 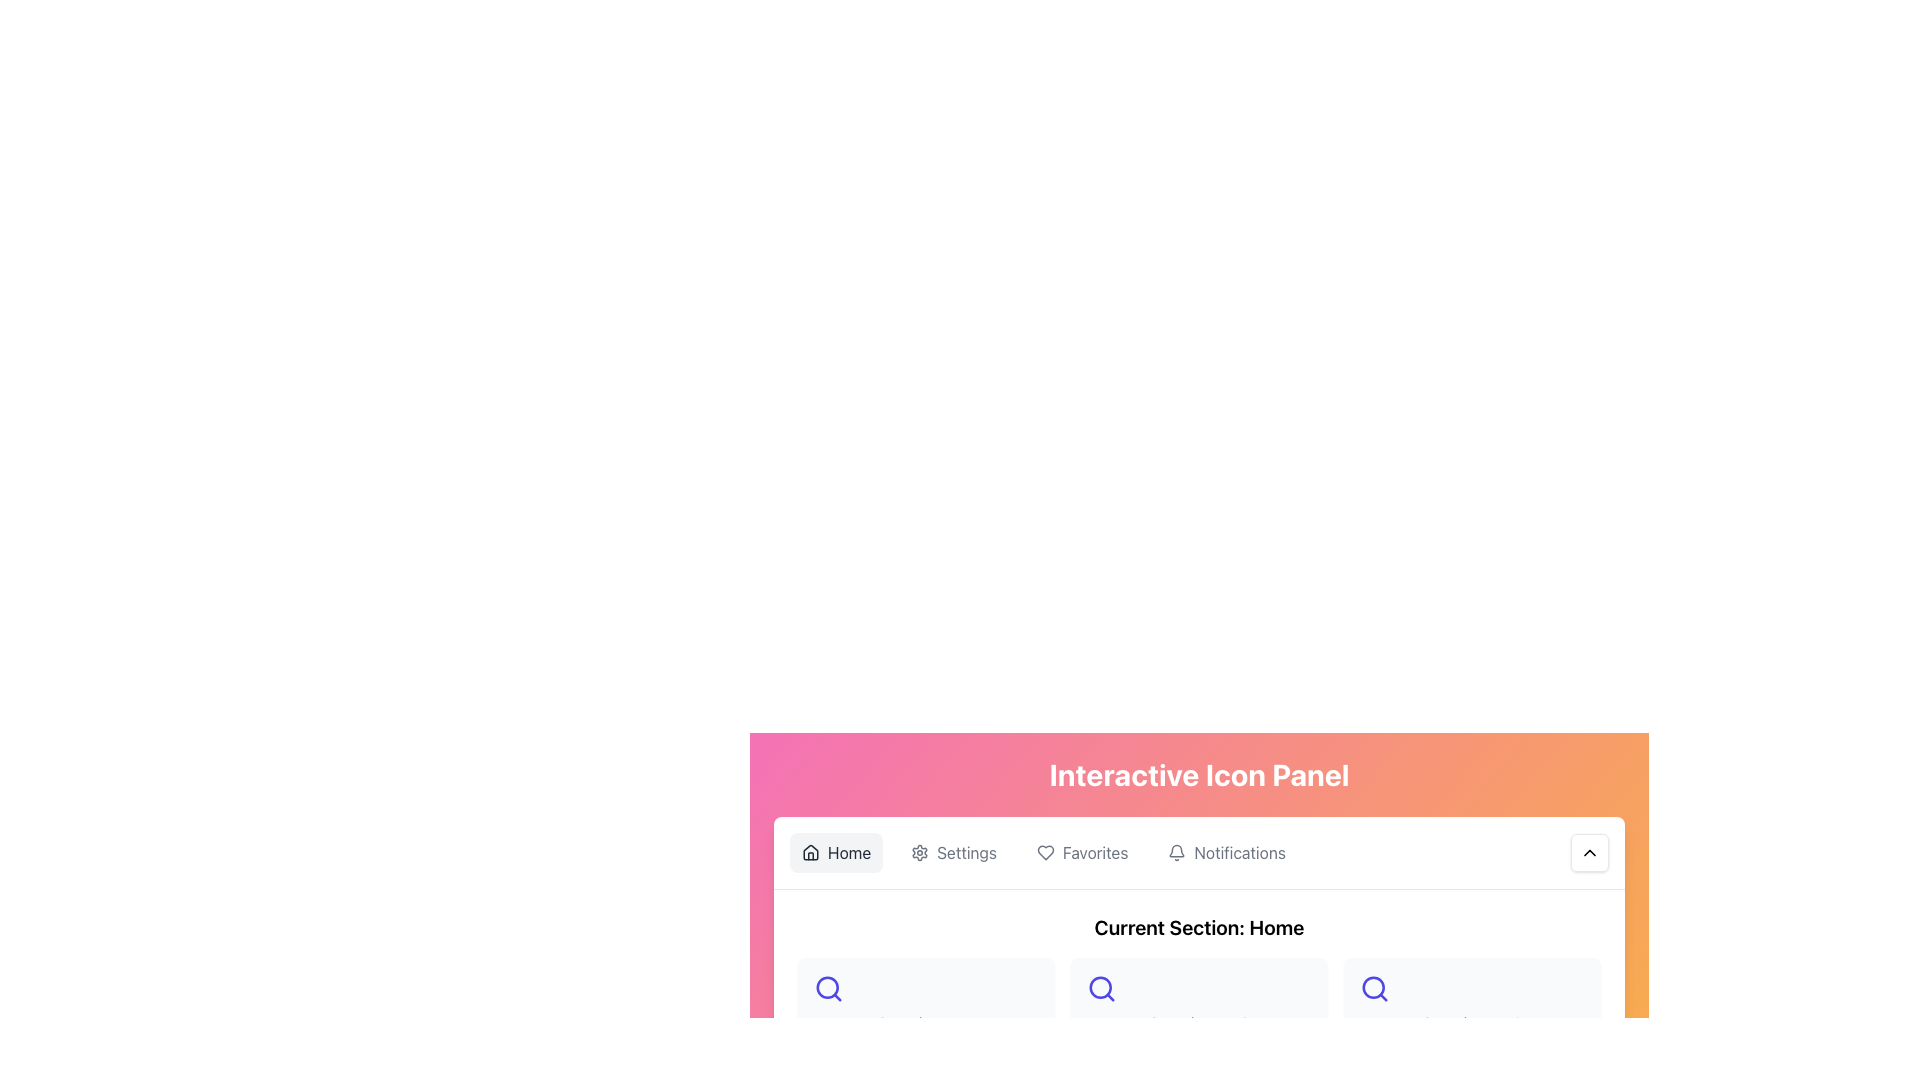 What do you see at coordinates (1081, 852) in the screenshot?
I see `the 'Favorites' button, which is a soft gray button with a heart icon, located centrally in the navigation bar between 'Settings' and 'Notifications'` at bounding box center [1081, 852].